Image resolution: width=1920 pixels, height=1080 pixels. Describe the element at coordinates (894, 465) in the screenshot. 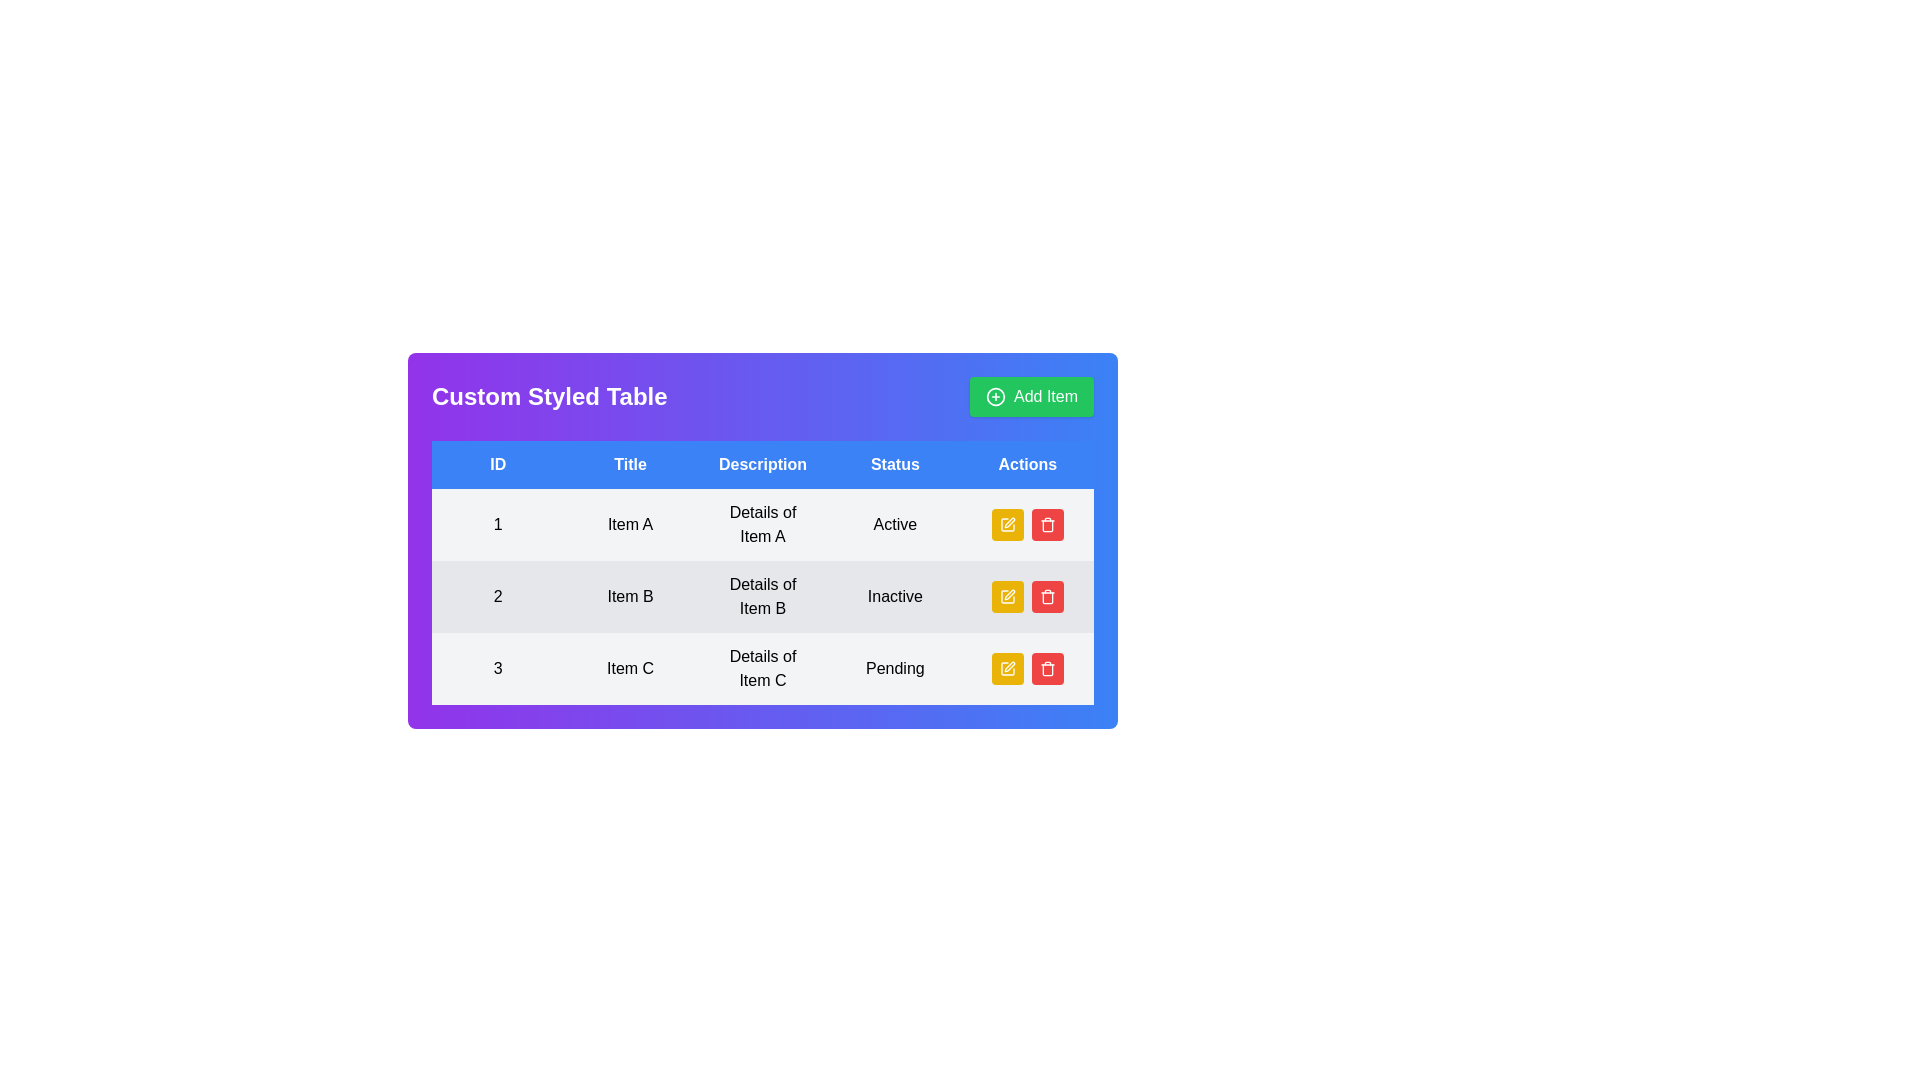

I see `the 'Status' label, which is the fourth column header in the table's header row, styled with white font on a blue background` at that location.